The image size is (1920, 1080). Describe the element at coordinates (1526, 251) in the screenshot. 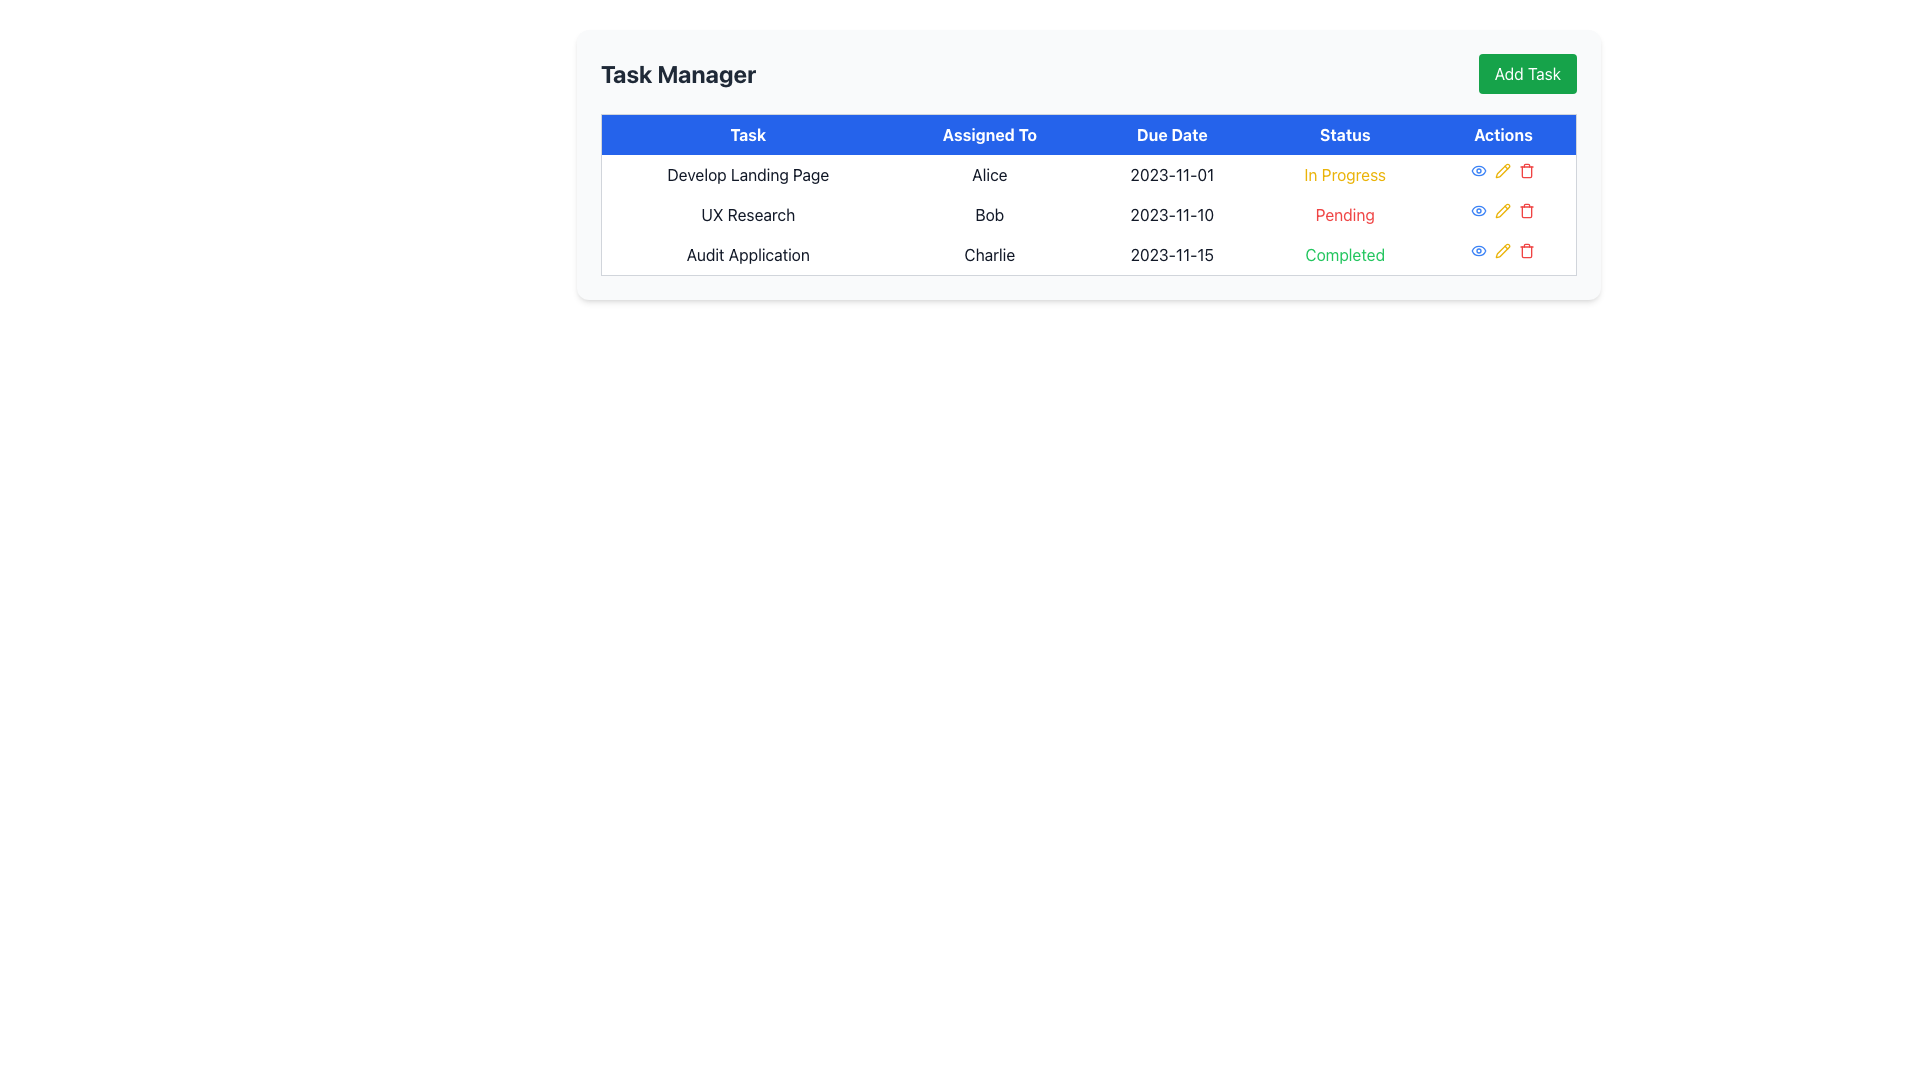

I see `the outer rectangular structure of the trash bin icon located in the 'Actions' column of the table row assigned to 'Charlie'` at that location.